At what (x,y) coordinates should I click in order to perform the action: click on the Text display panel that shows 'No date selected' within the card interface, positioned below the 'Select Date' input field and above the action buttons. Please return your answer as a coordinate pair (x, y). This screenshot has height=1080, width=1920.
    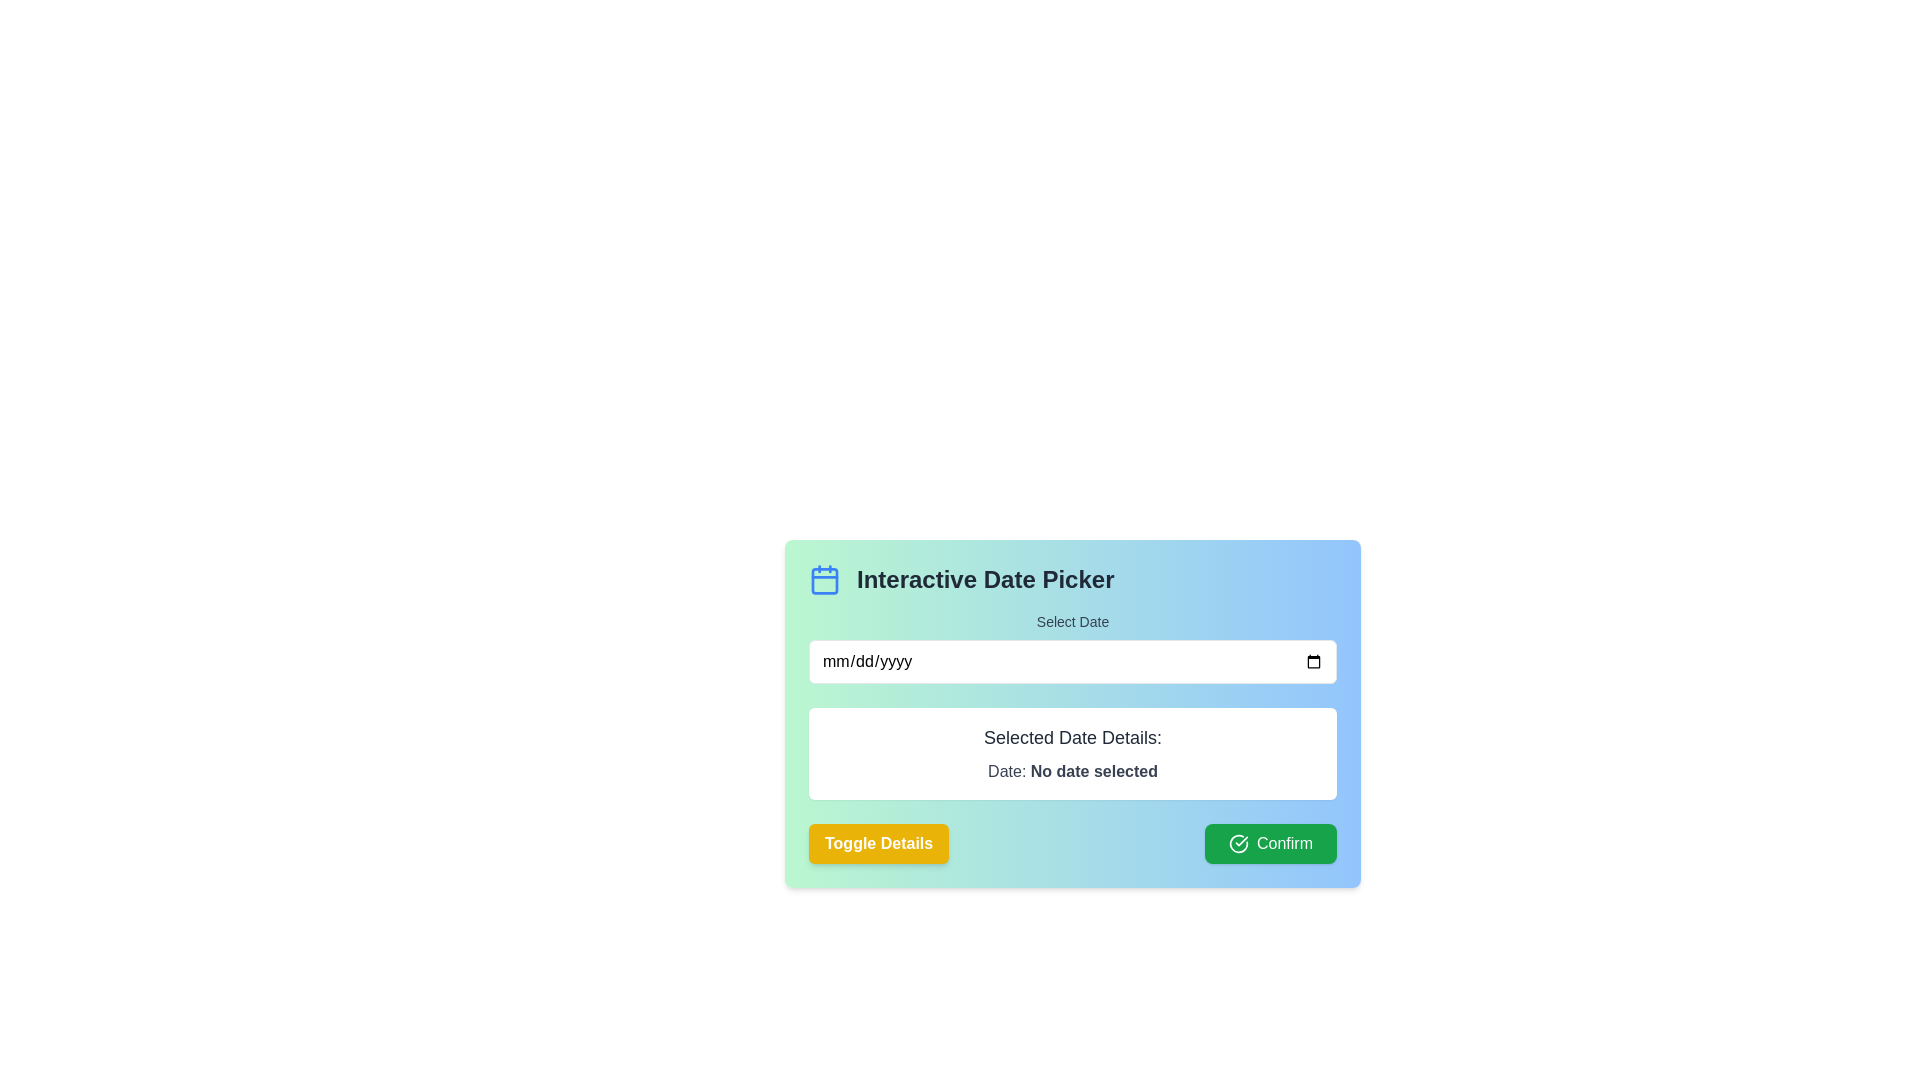
    Looking at the image, I should click on (1072, 753).